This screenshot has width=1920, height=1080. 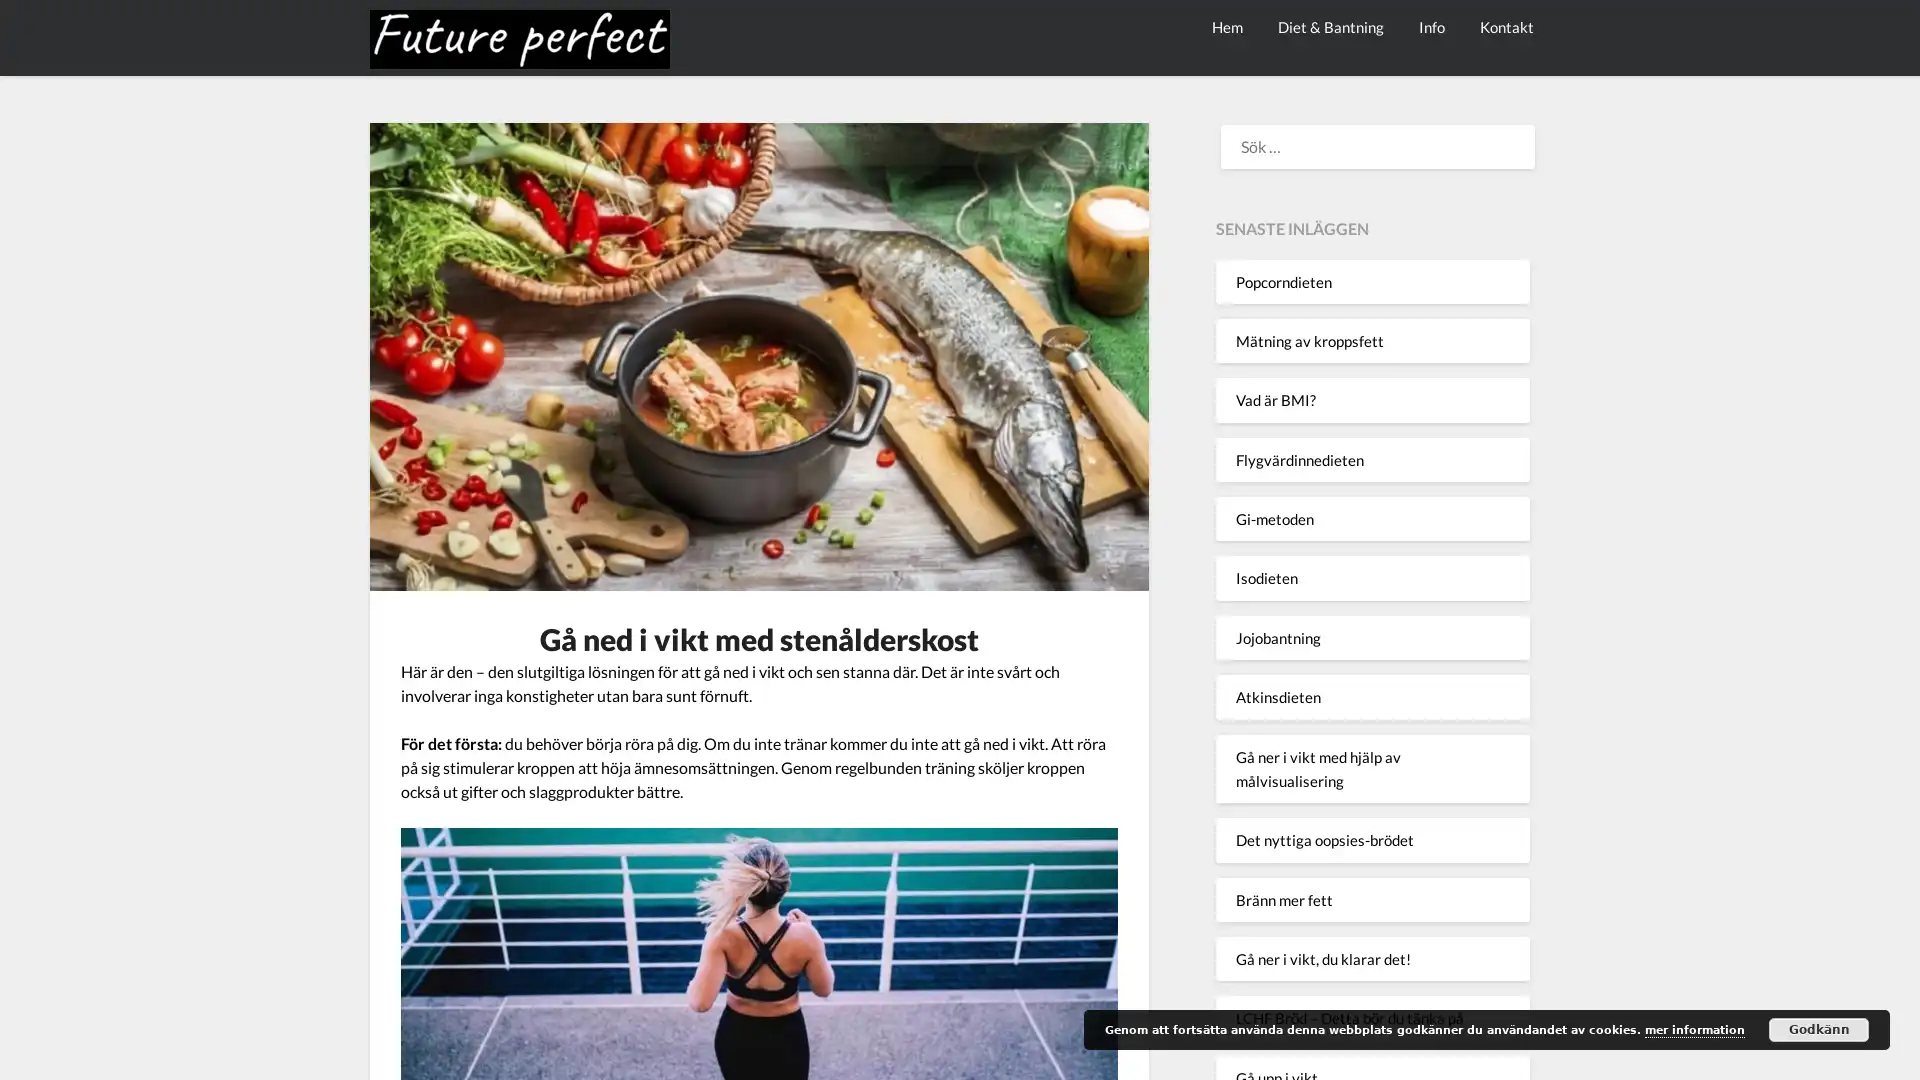 I want to click on Godkann, so click(x=1819, y=1029).